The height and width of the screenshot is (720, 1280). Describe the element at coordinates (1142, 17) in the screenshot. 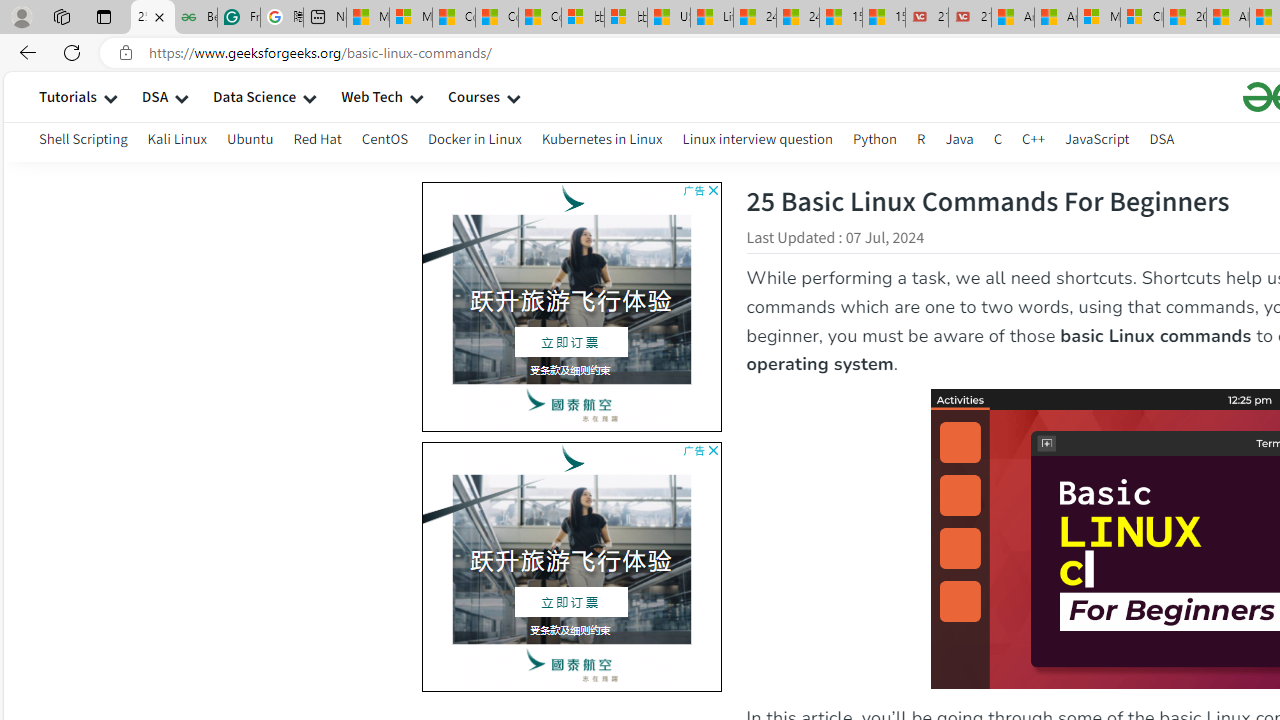

I see `'Cloud Computing Services | Microsoft Azure'` at that location.